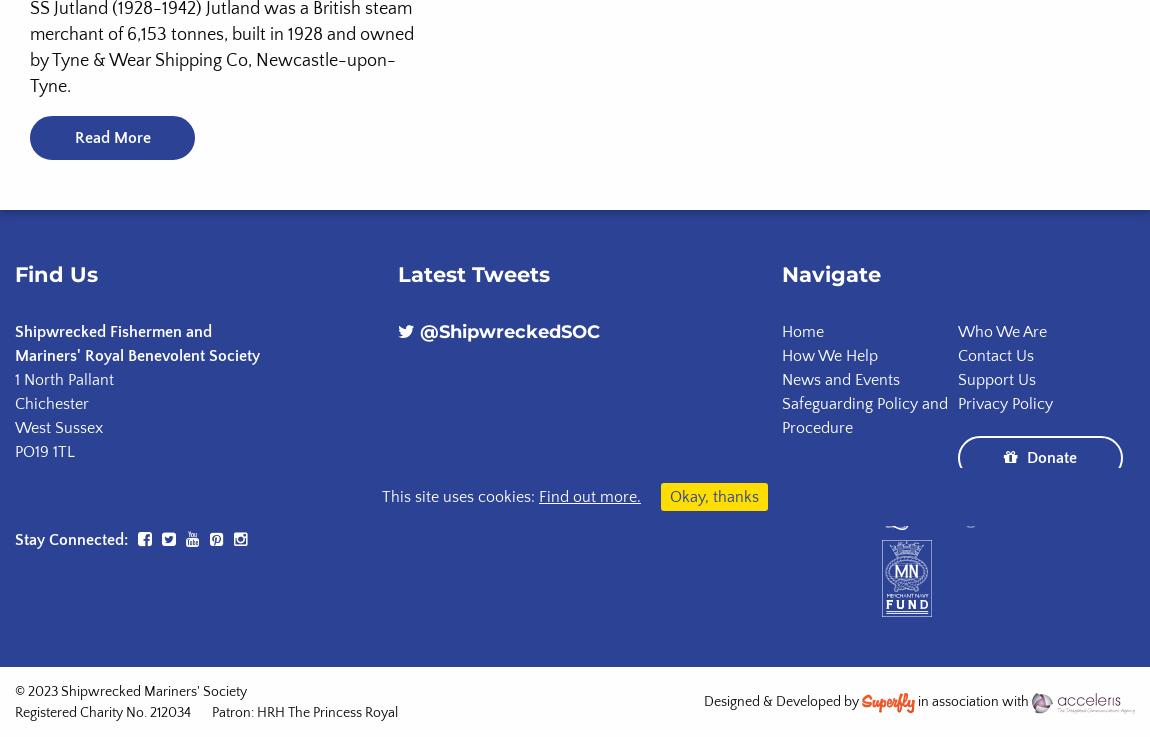  What do you see at coordinates (63, 378) in the screenshot?
I see `'1 North Pallant'` at bounding box center [63, 378].